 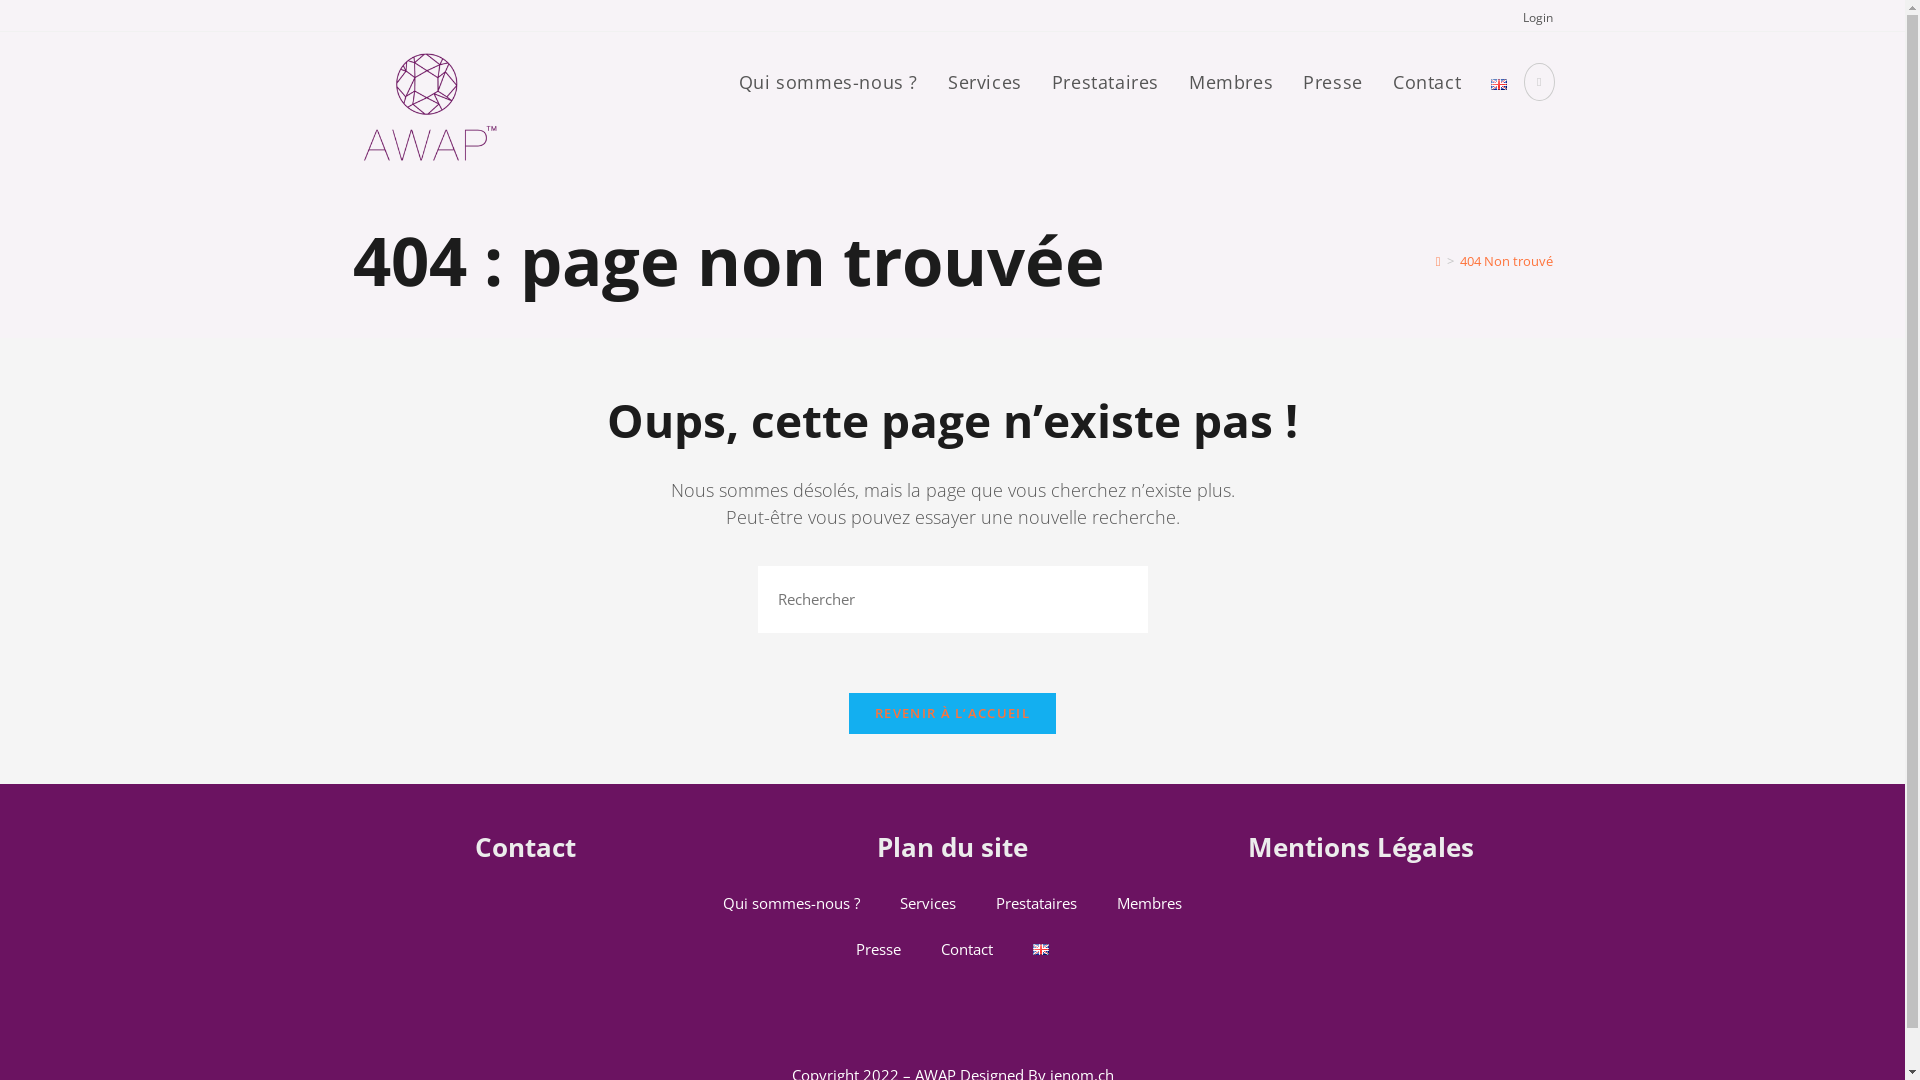 I want to click on 'Membres', so click(x=1149, y=902).